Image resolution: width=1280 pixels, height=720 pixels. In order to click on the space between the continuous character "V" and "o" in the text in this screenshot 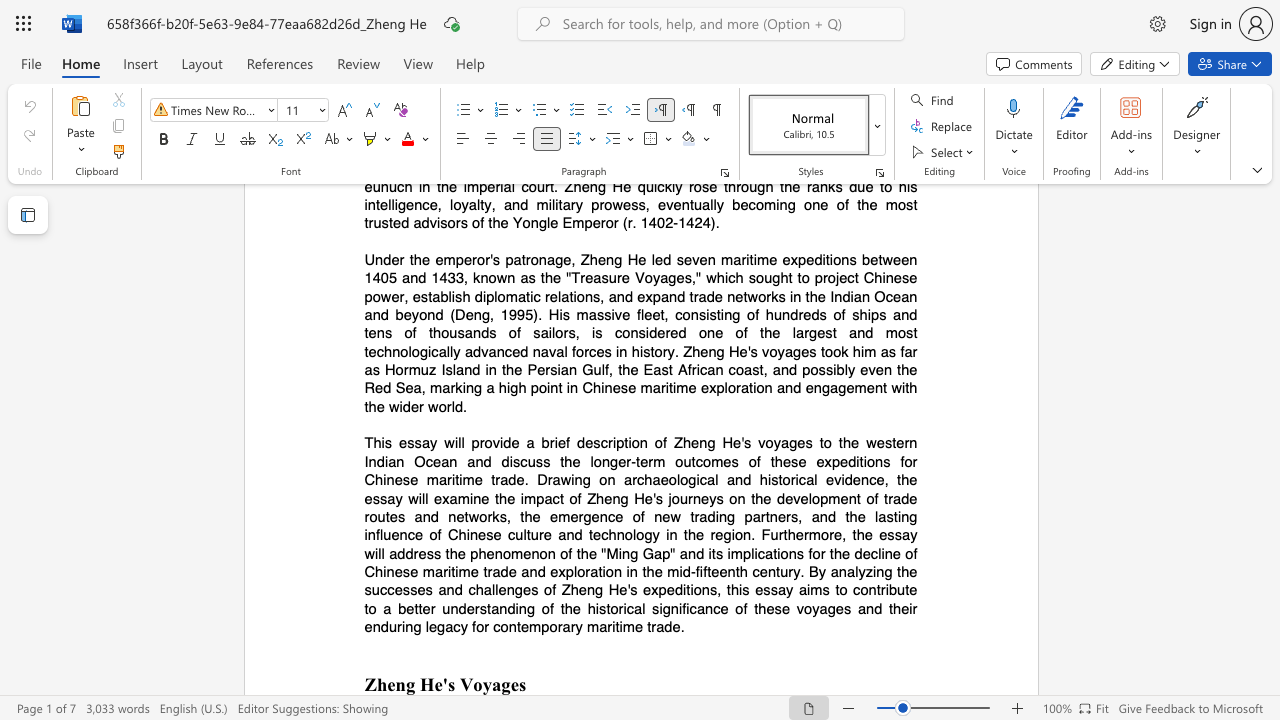, I will do `click(471, 683)`.